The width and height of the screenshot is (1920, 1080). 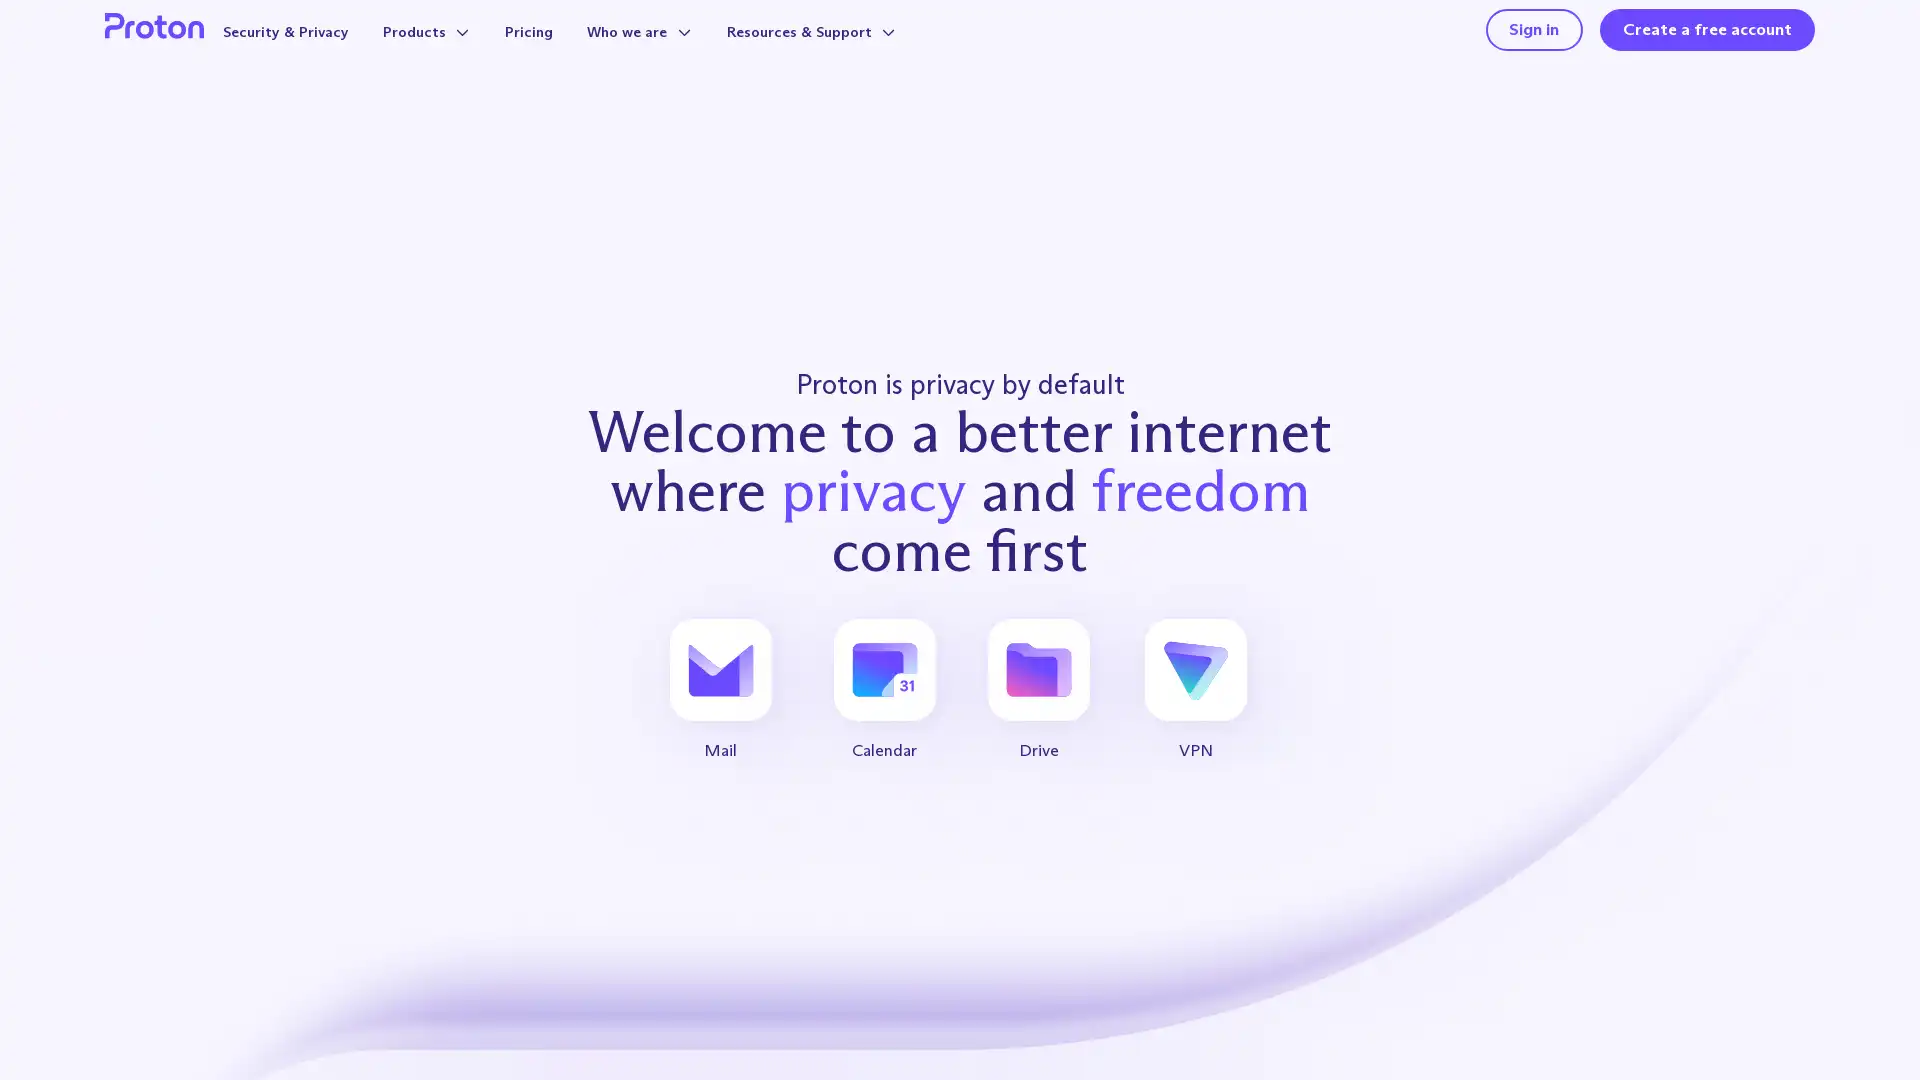 What do you see at coordinates (679, 51) in the screenshot?
I see `Who we are` at bounding box center [679, 51].